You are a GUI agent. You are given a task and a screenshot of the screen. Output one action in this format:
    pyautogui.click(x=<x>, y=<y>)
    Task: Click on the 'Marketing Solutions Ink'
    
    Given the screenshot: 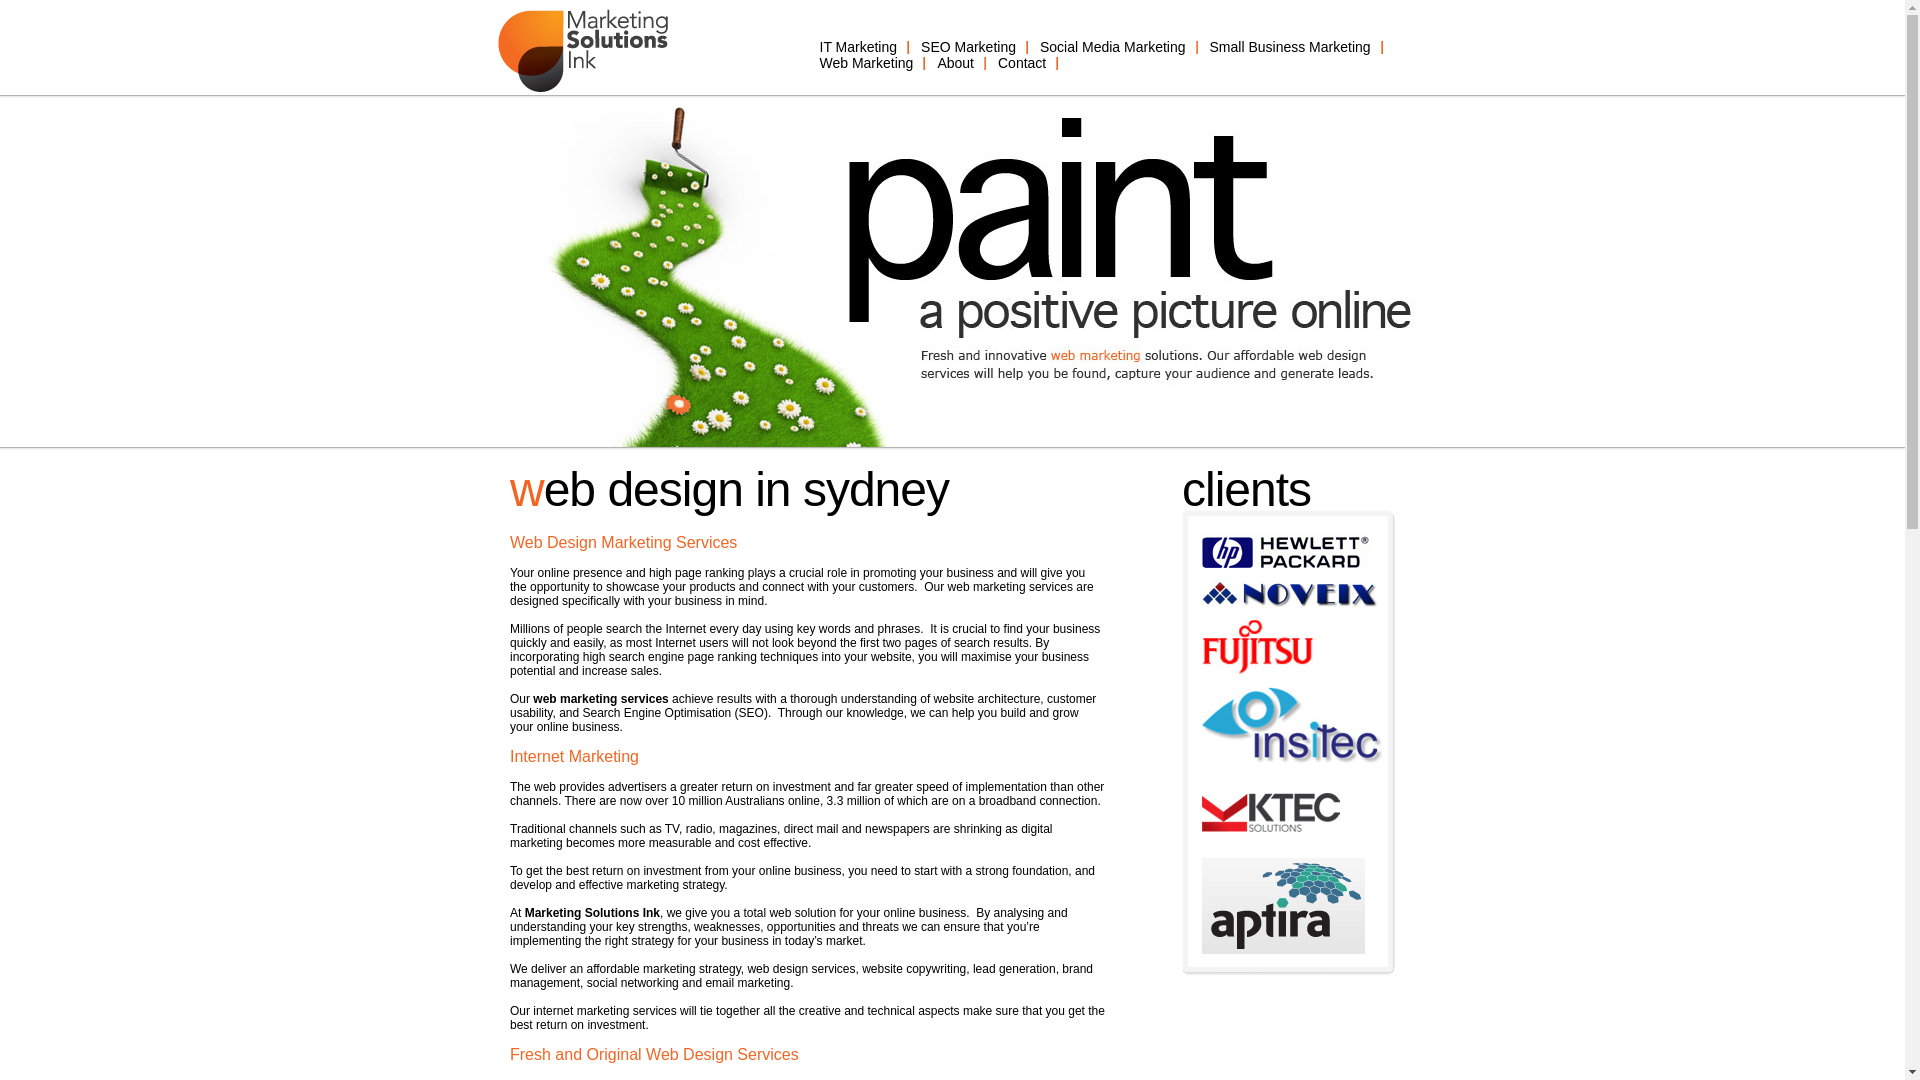 What is the action you would take?
    pyautogui.click(x=591, y=913)
    